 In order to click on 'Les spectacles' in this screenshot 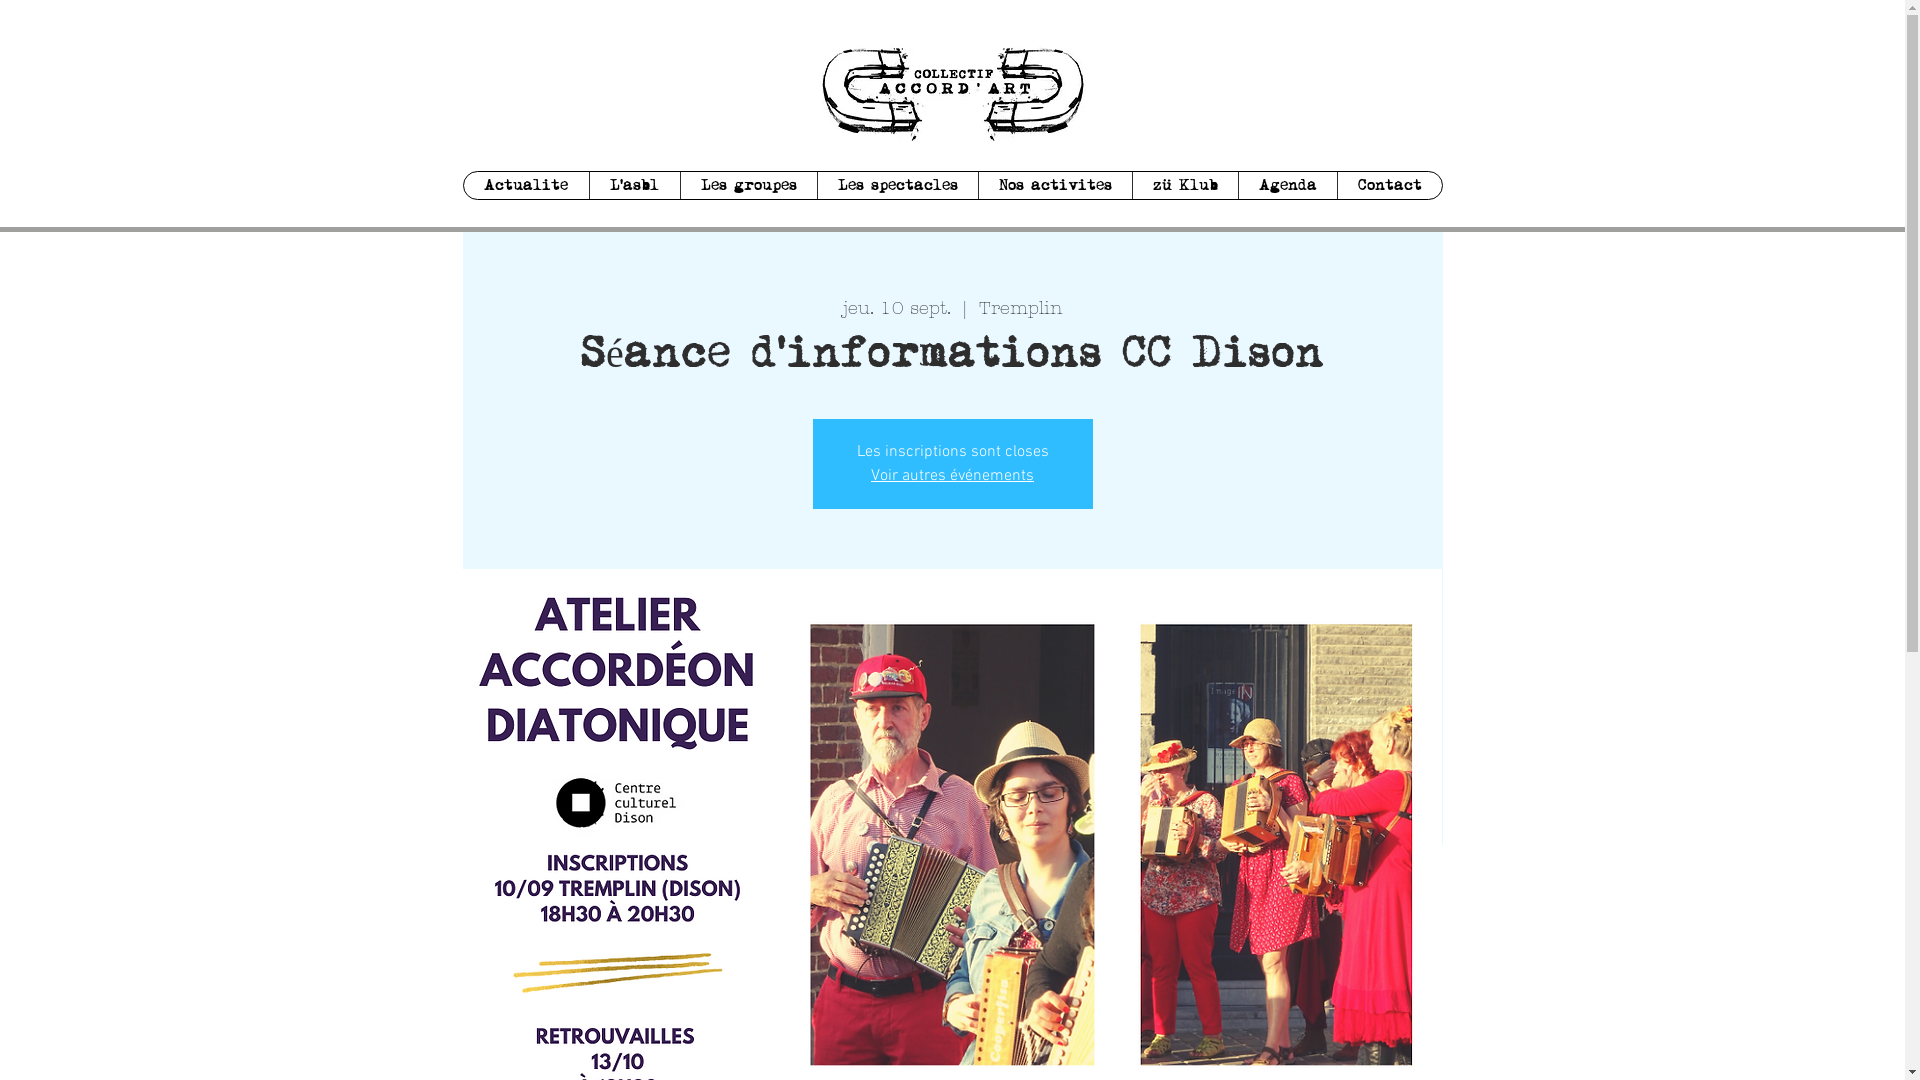, I will do `click(895, 185)`.